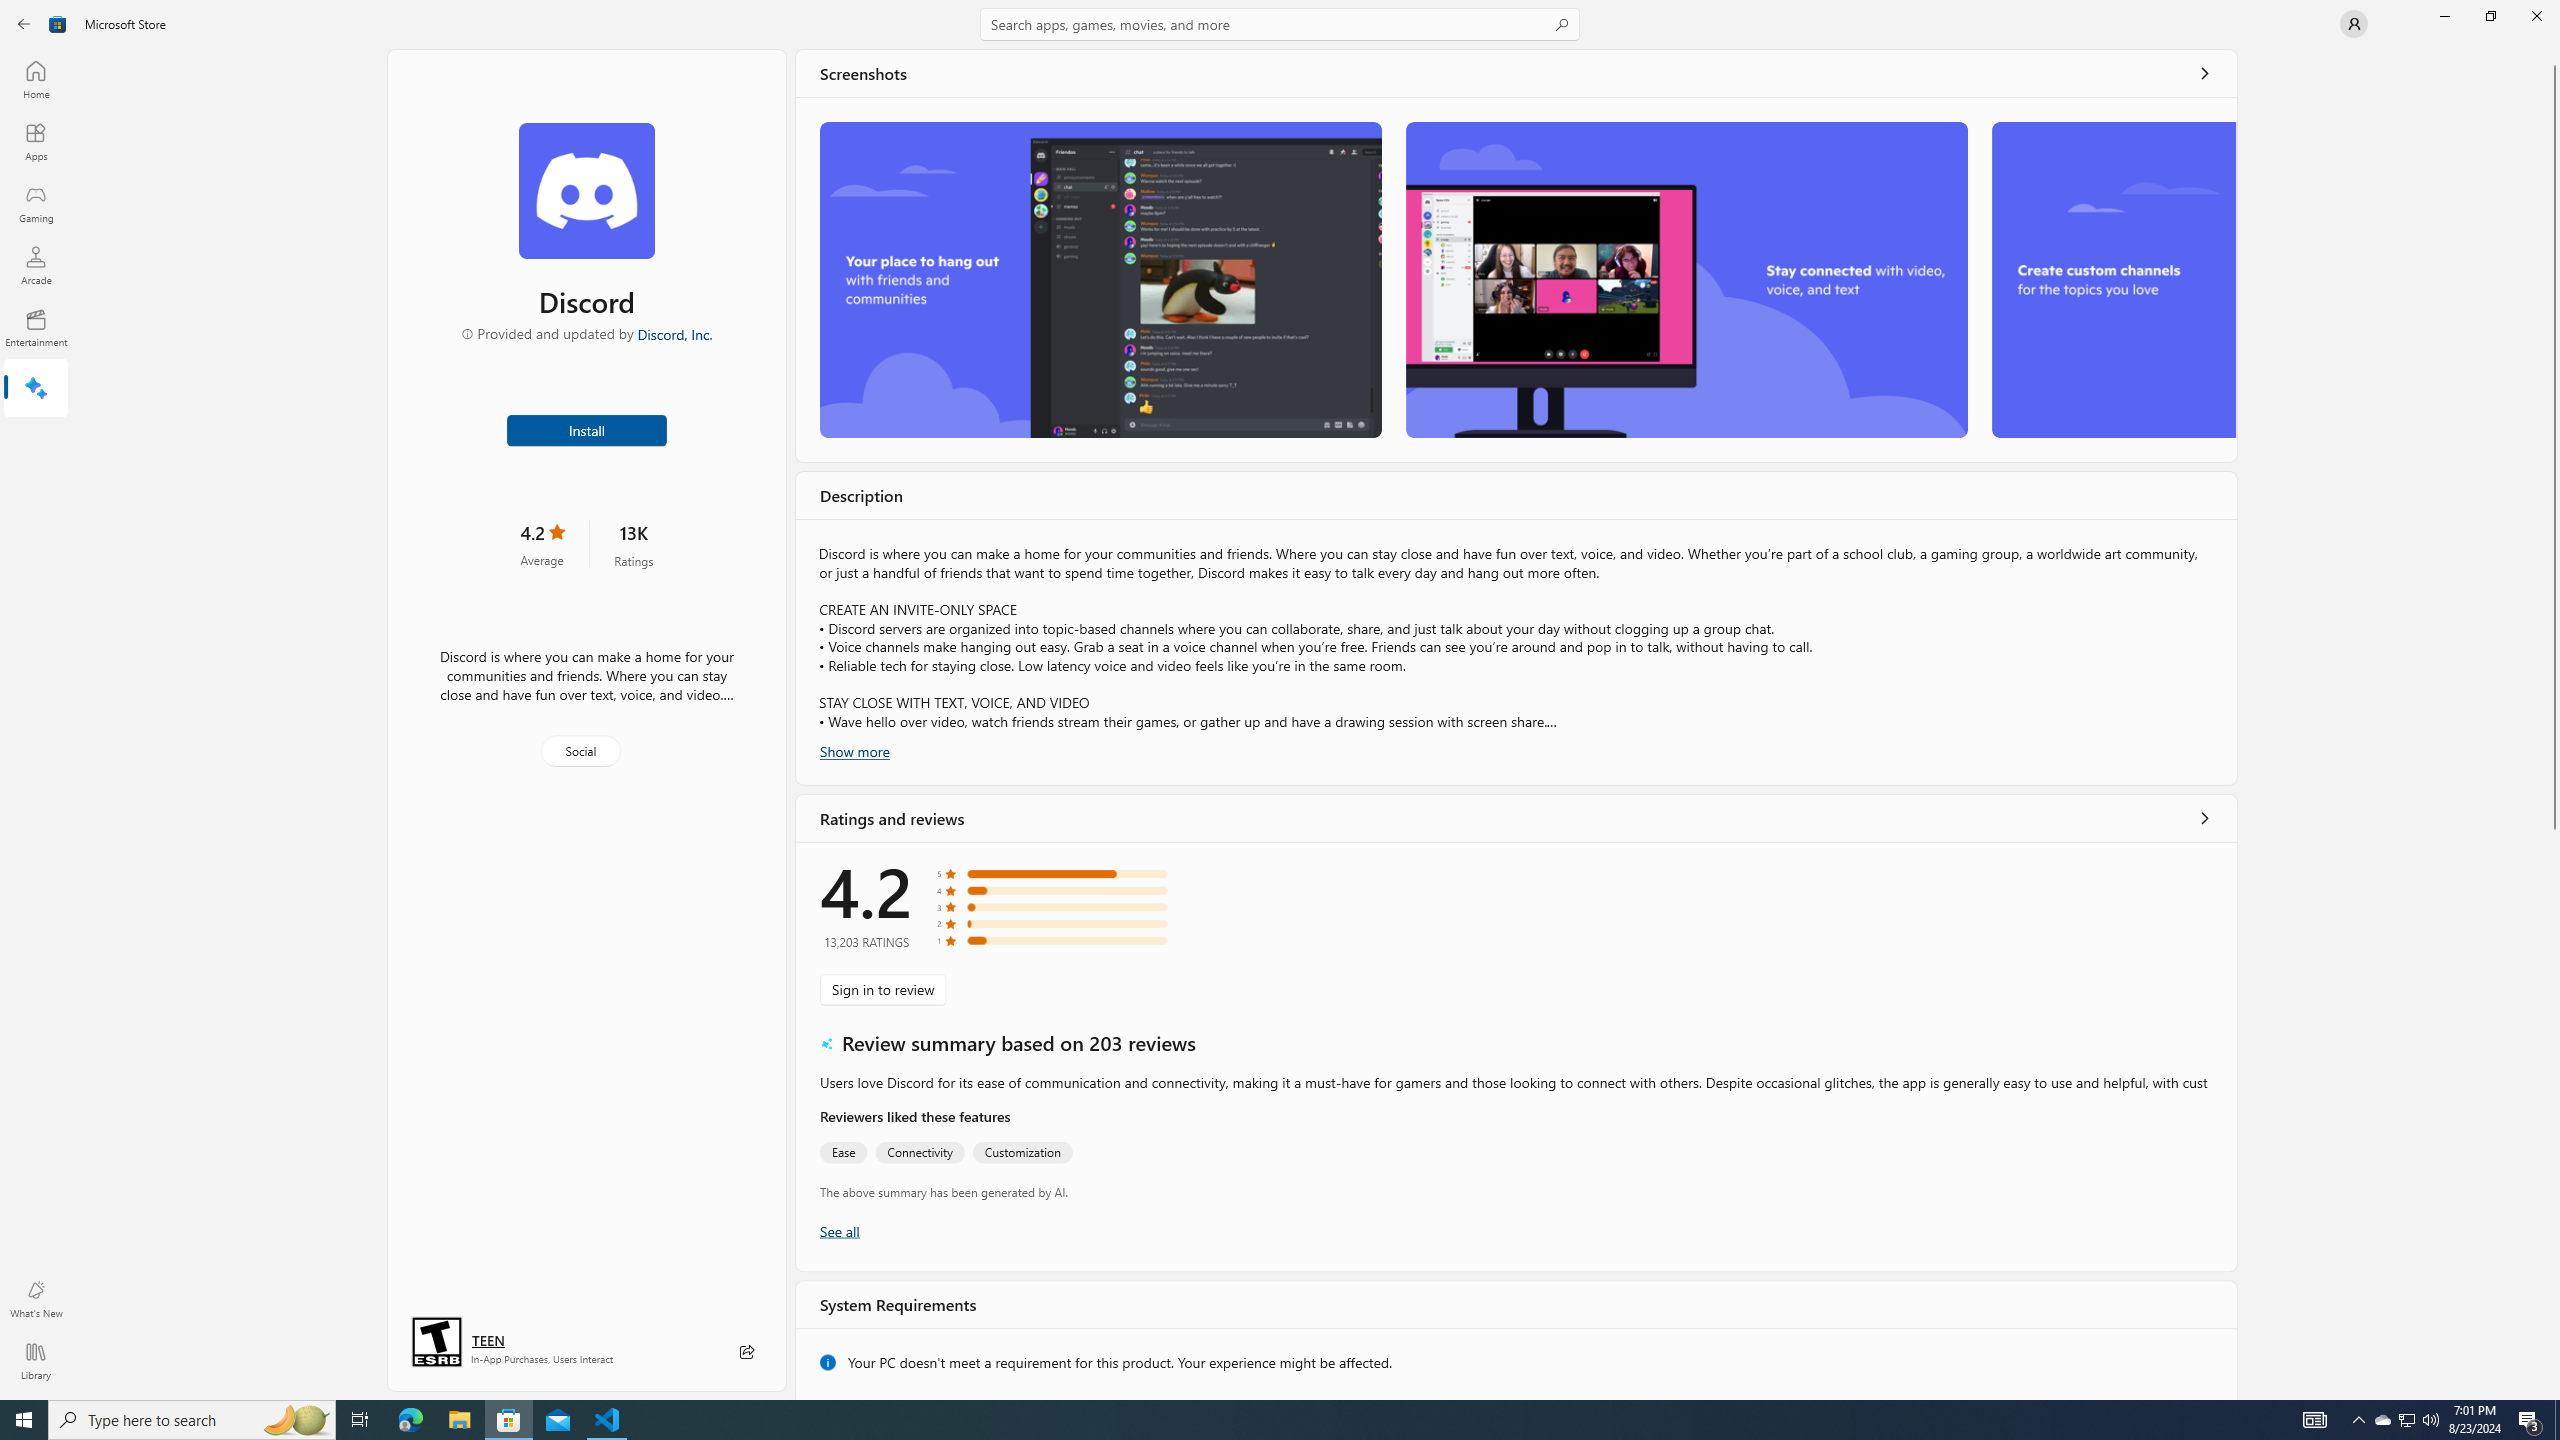  I want to click on 'Back', so click(24, 22).